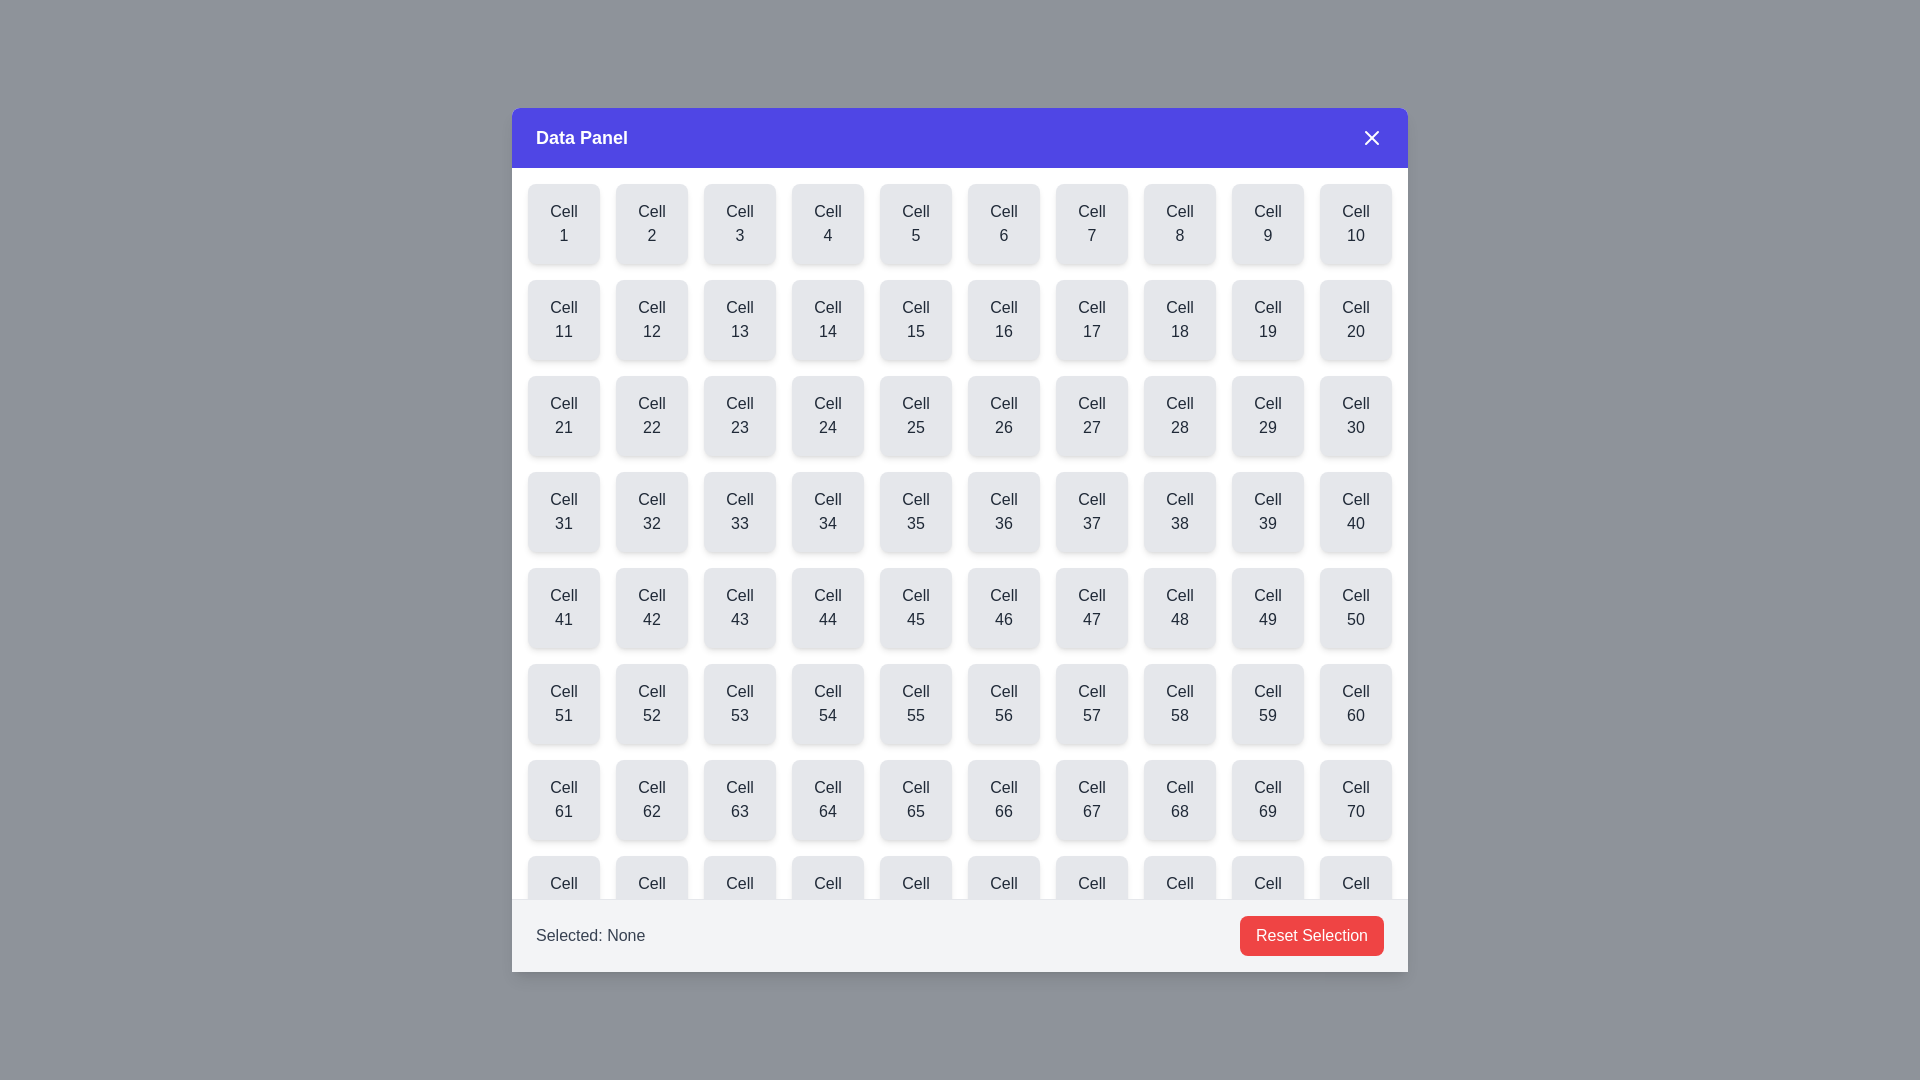 This screenshot has width=1920, height=1080. Describe the element at coordinates (1310, 936) in the screenshot. I see `the 'Reset Selection' button to deselect the currently selected cell` at that location.